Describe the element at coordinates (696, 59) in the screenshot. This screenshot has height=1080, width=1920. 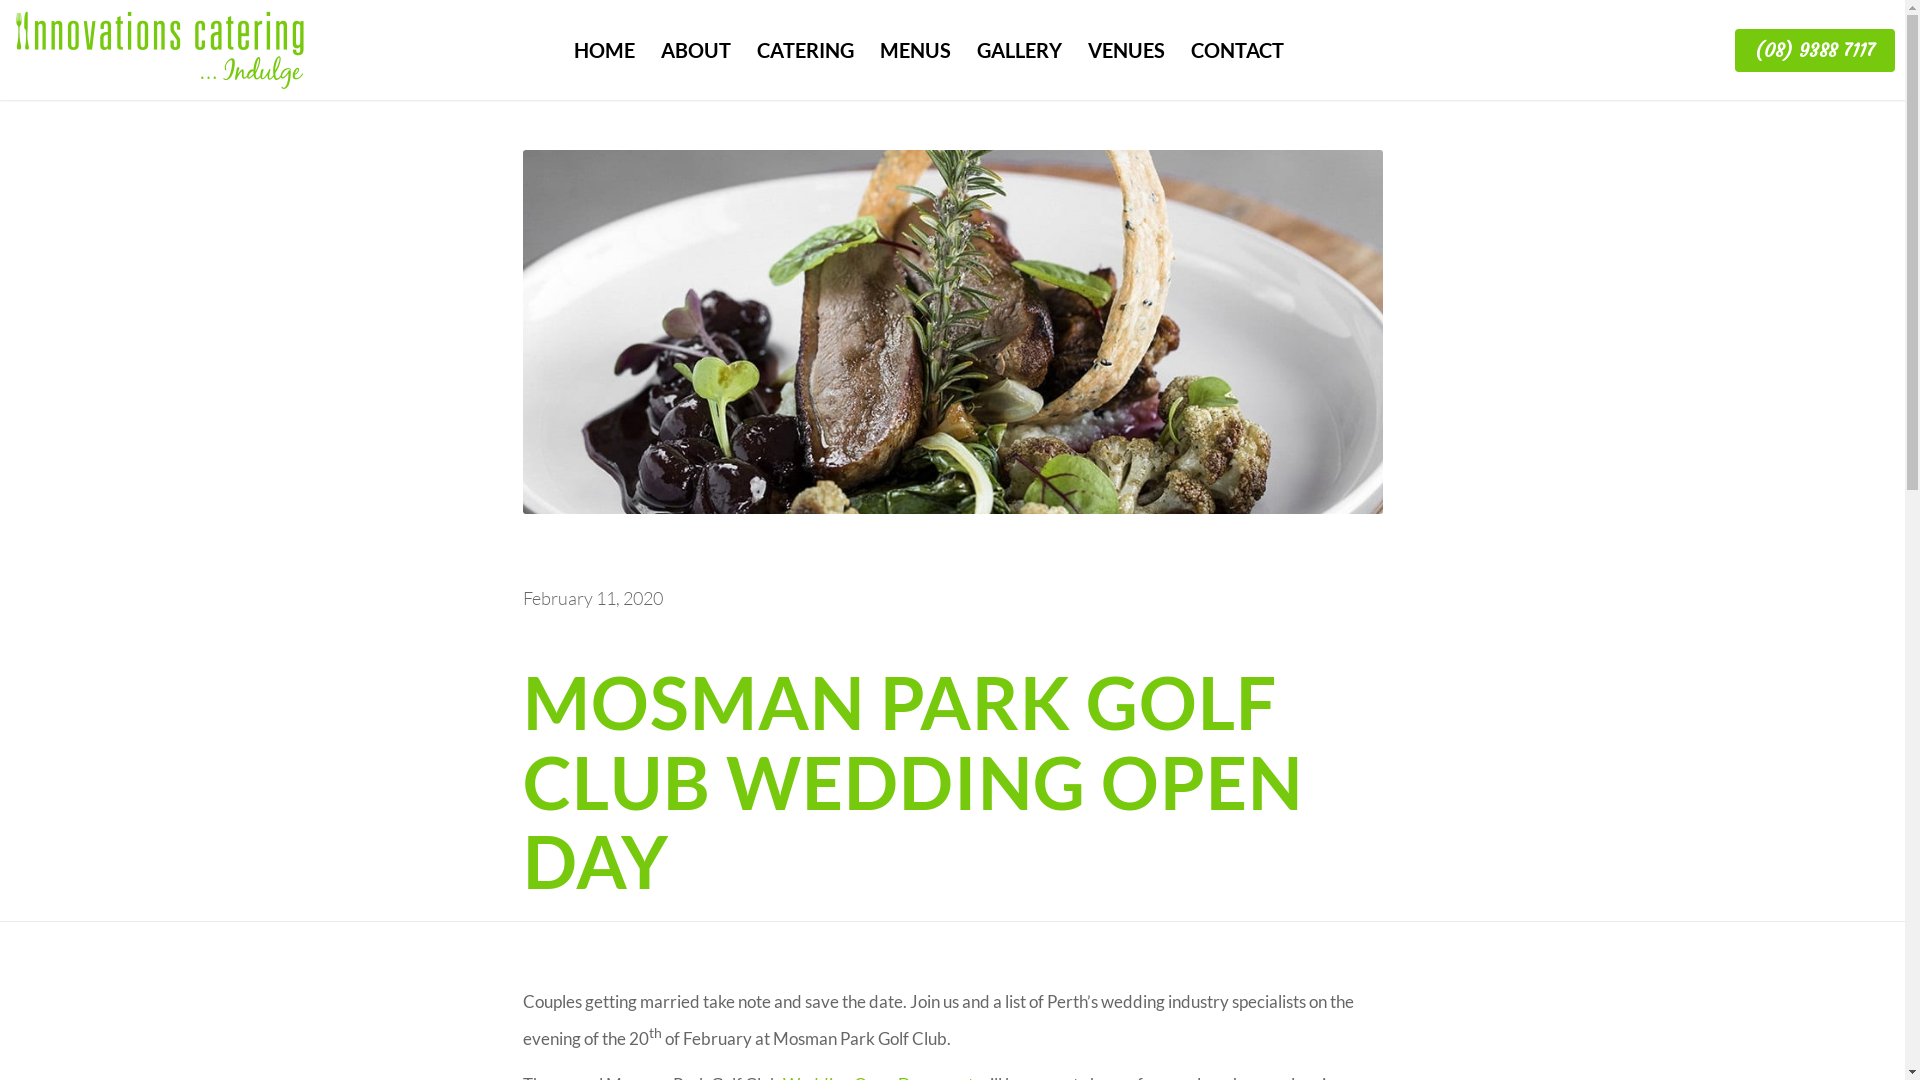
I see `'ABOUT'` at that location.